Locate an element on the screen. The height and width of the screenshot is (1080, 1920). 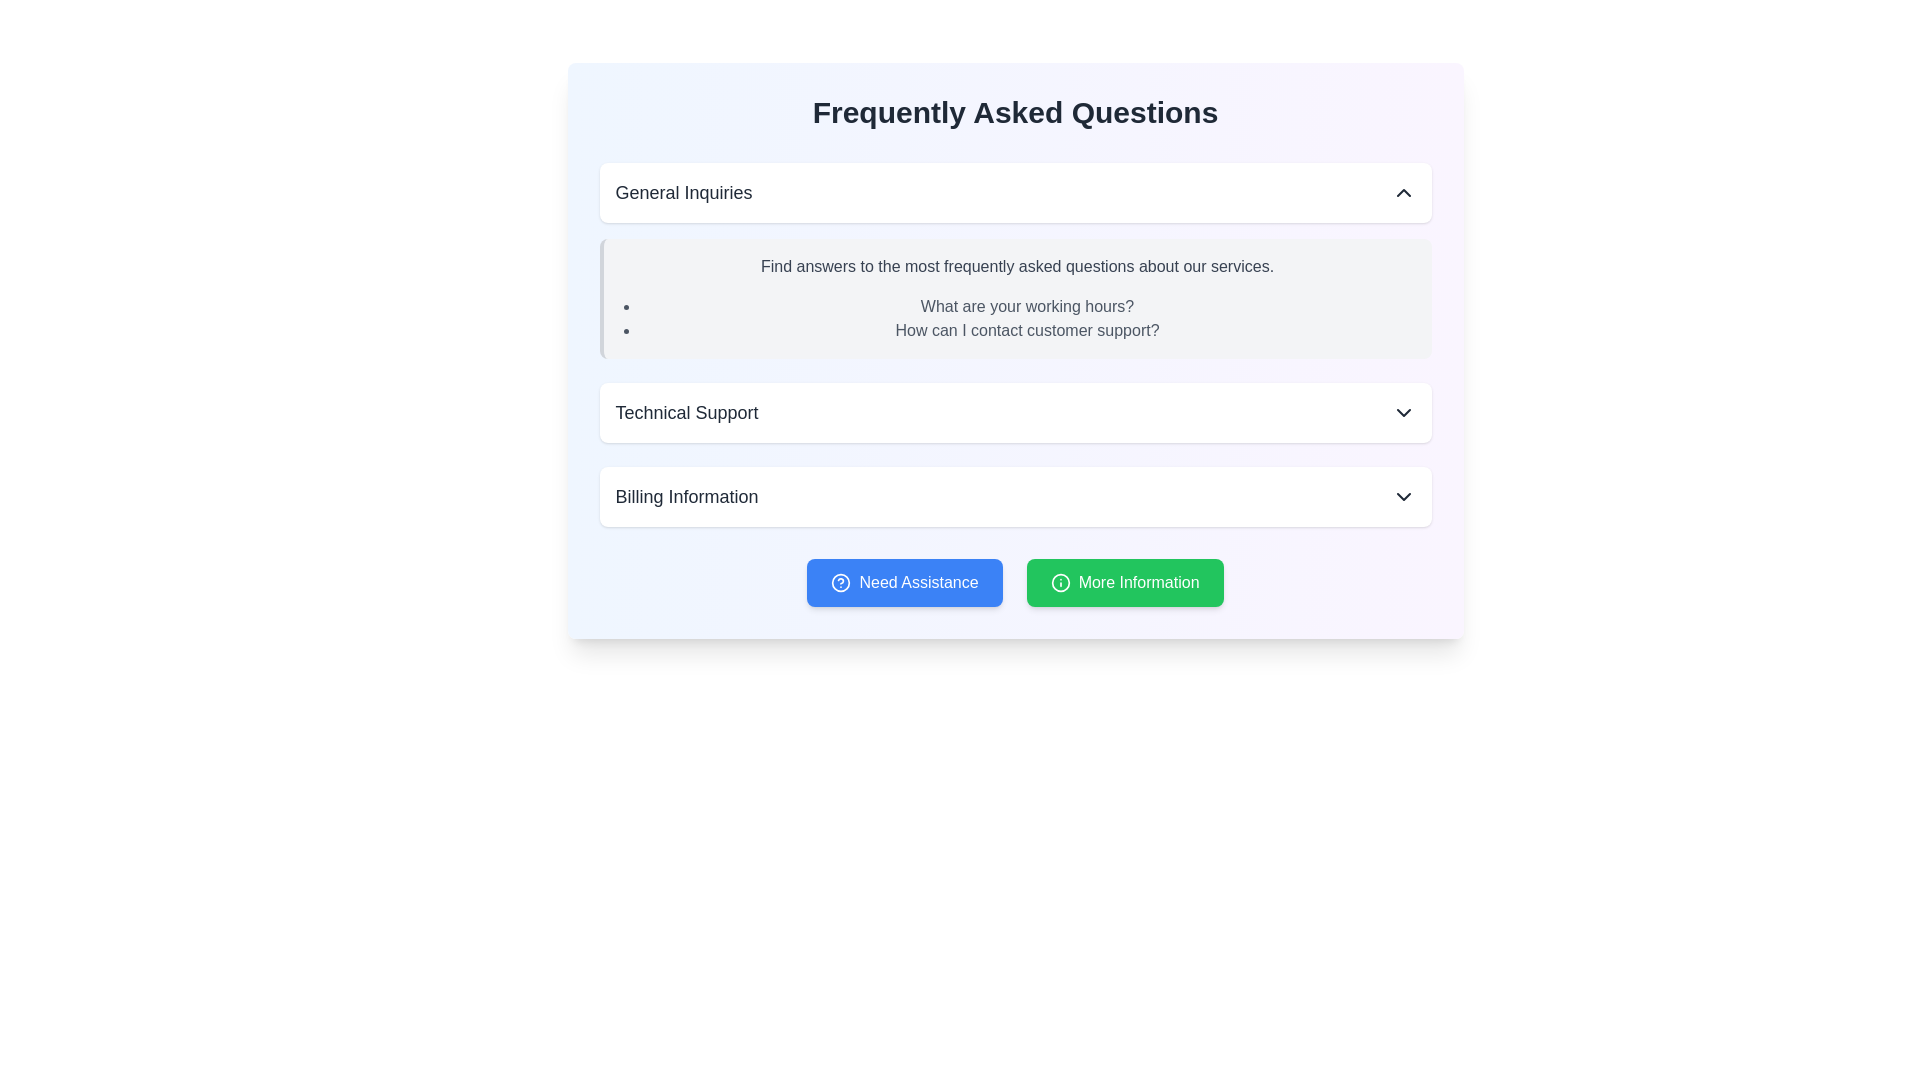
the Decorative information icon within the 'More Information' button, which is styled as an SVG icon with a circular outline, located on the left side of the button text is located at coordinates (1059, 582).